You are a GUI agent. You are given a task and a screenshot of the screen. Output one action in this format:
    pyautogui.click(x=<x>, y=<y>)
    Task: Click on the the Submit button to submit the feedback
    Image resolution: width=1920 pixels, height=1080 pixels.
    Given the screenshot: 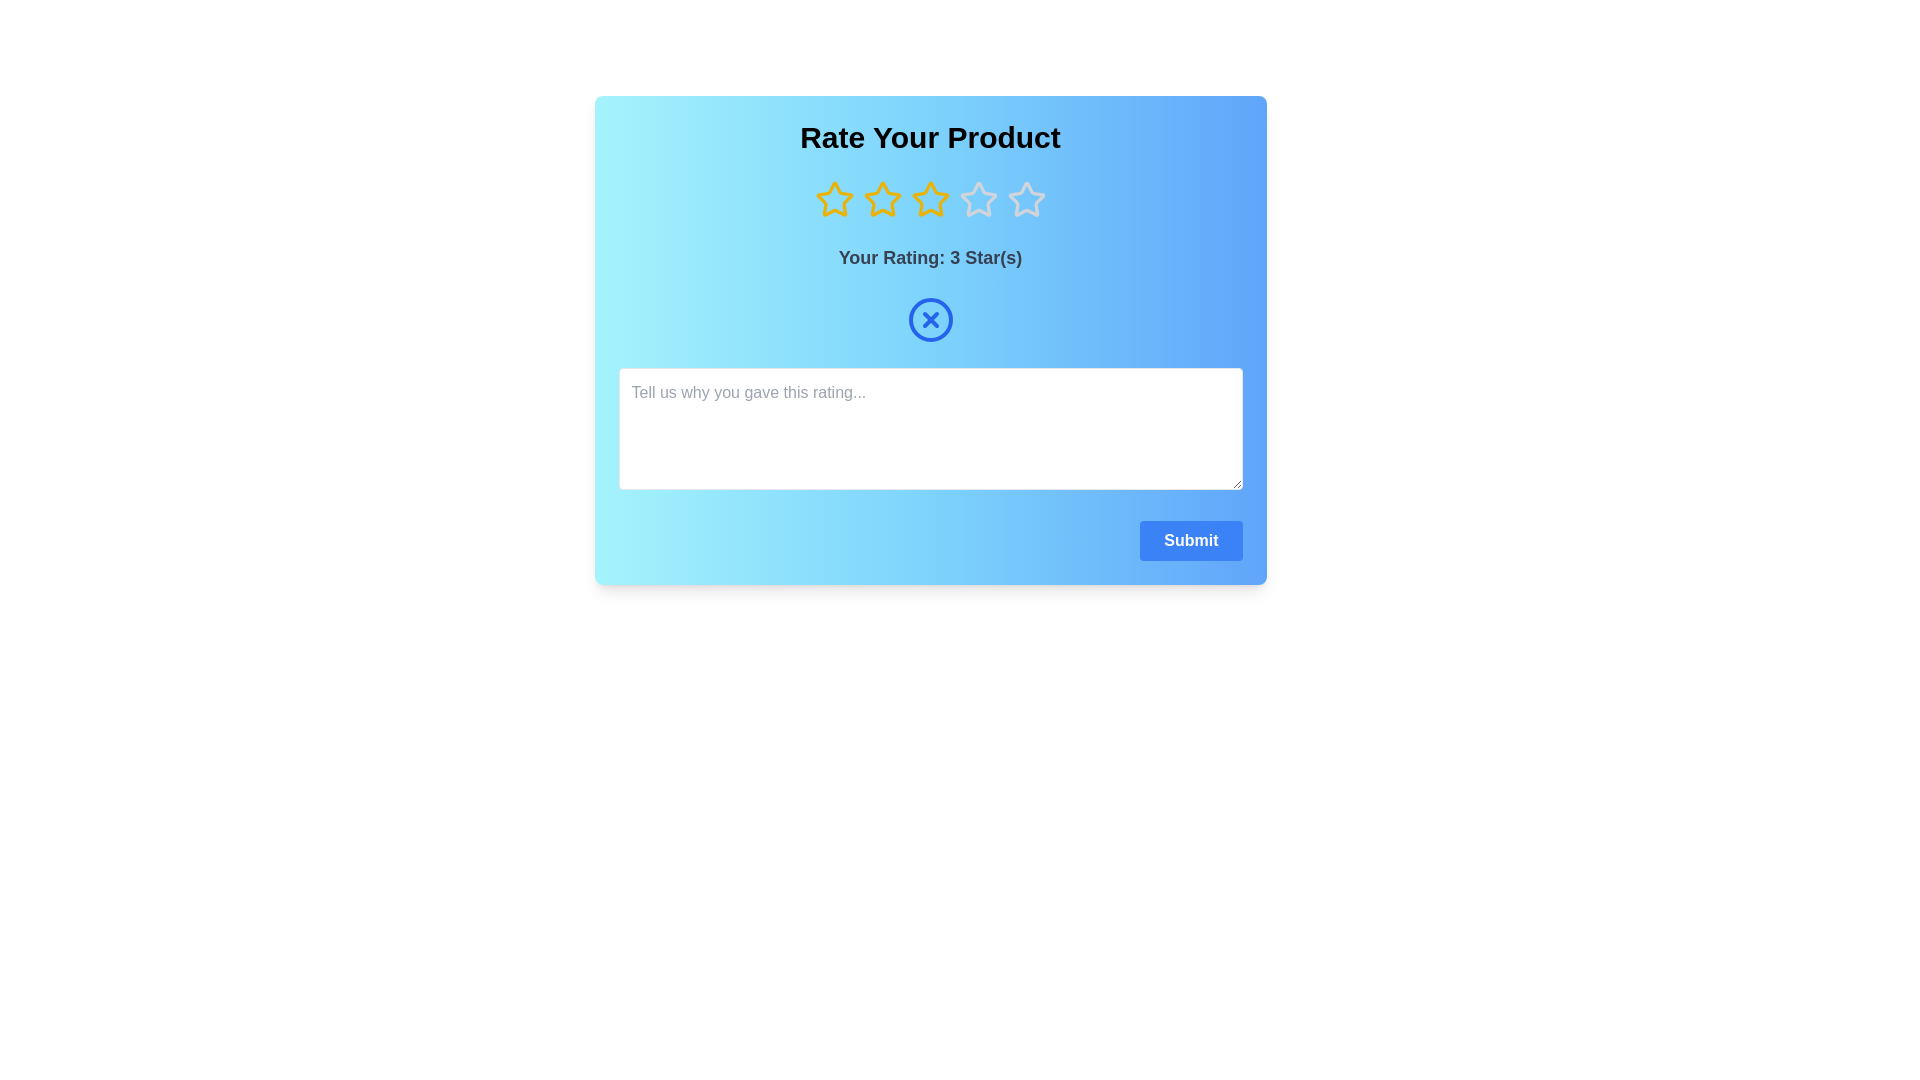 What is the action you would take?
    pyautogui.click(x=1191, y=540)
    